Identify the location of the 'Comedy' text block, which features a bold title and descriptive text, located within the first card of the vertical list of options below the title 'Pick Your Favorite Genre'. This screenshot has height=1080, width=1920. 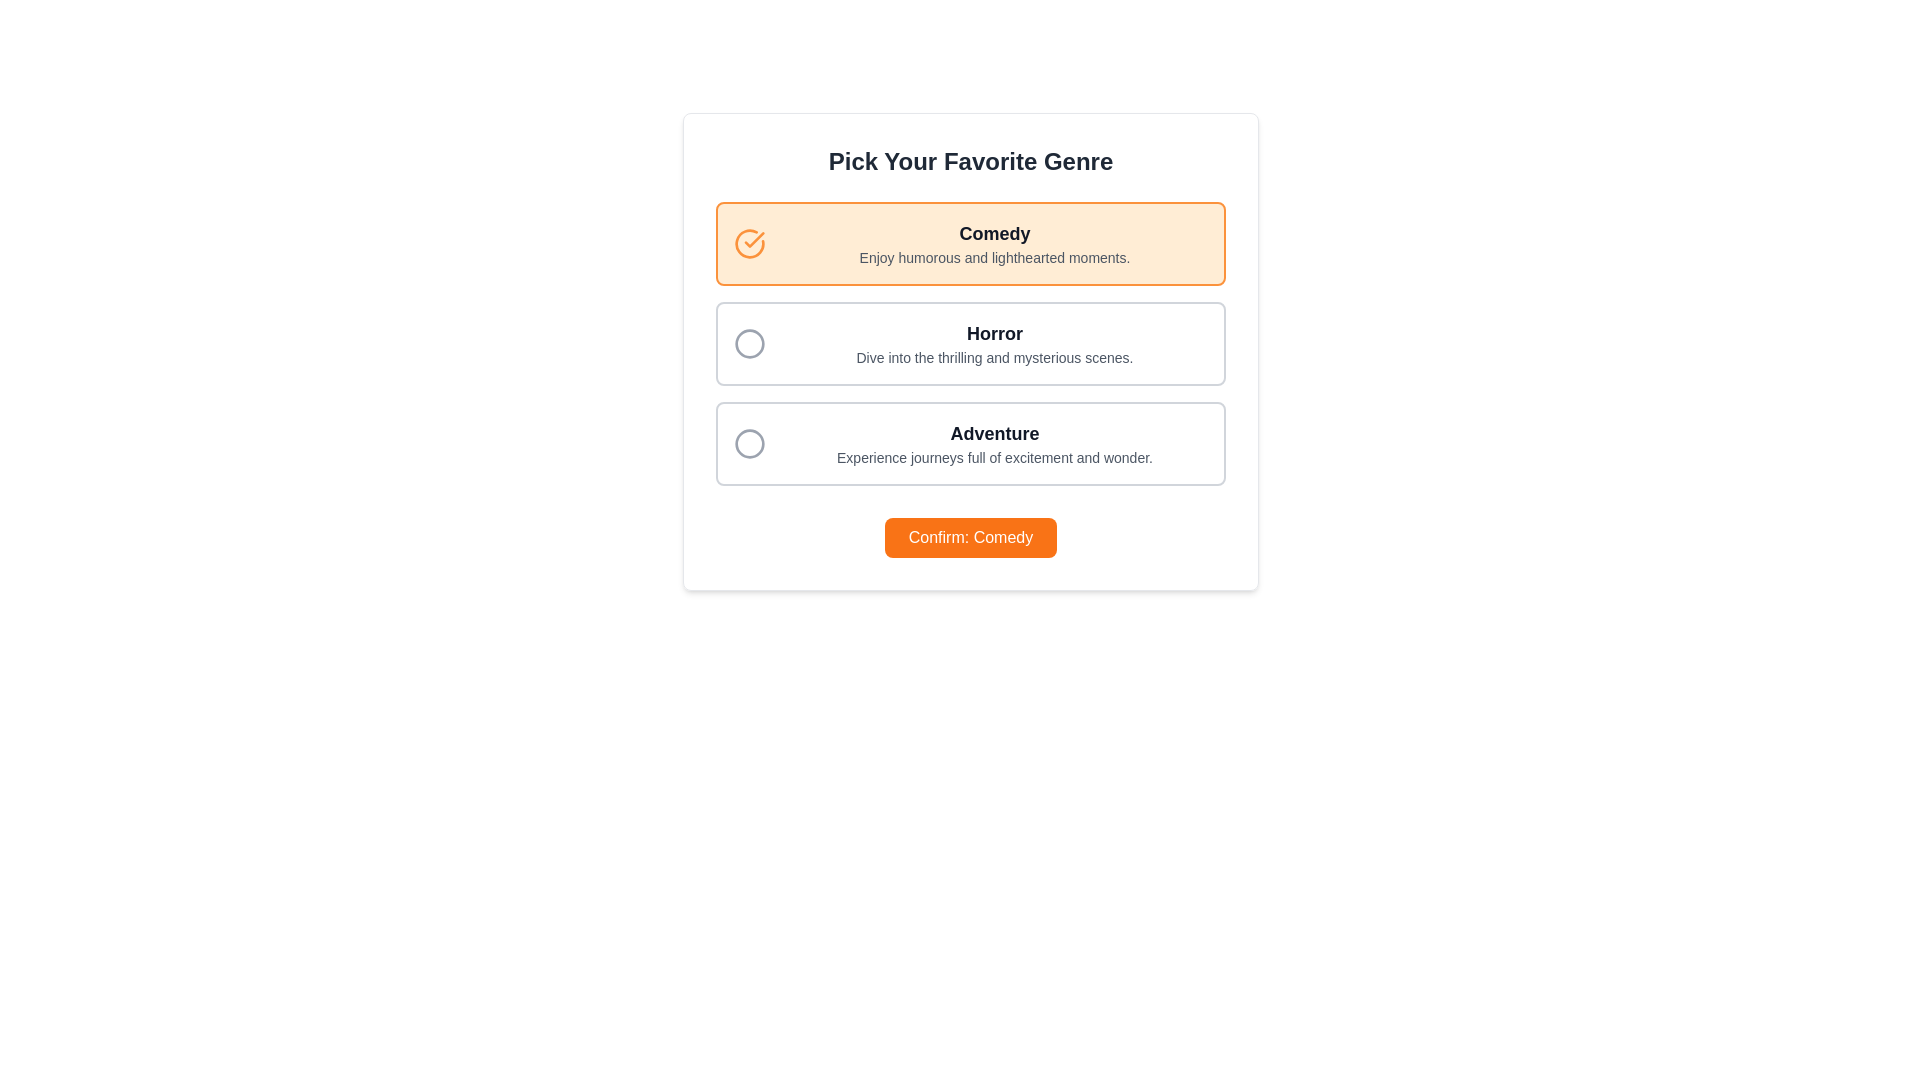
(994, 242).